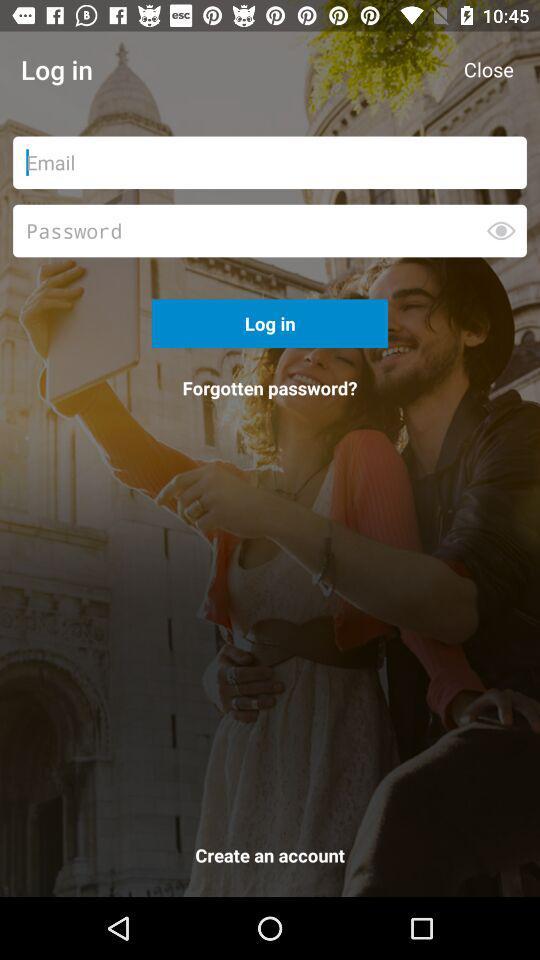  I want to click on the create an account icon, so click(270, 858).